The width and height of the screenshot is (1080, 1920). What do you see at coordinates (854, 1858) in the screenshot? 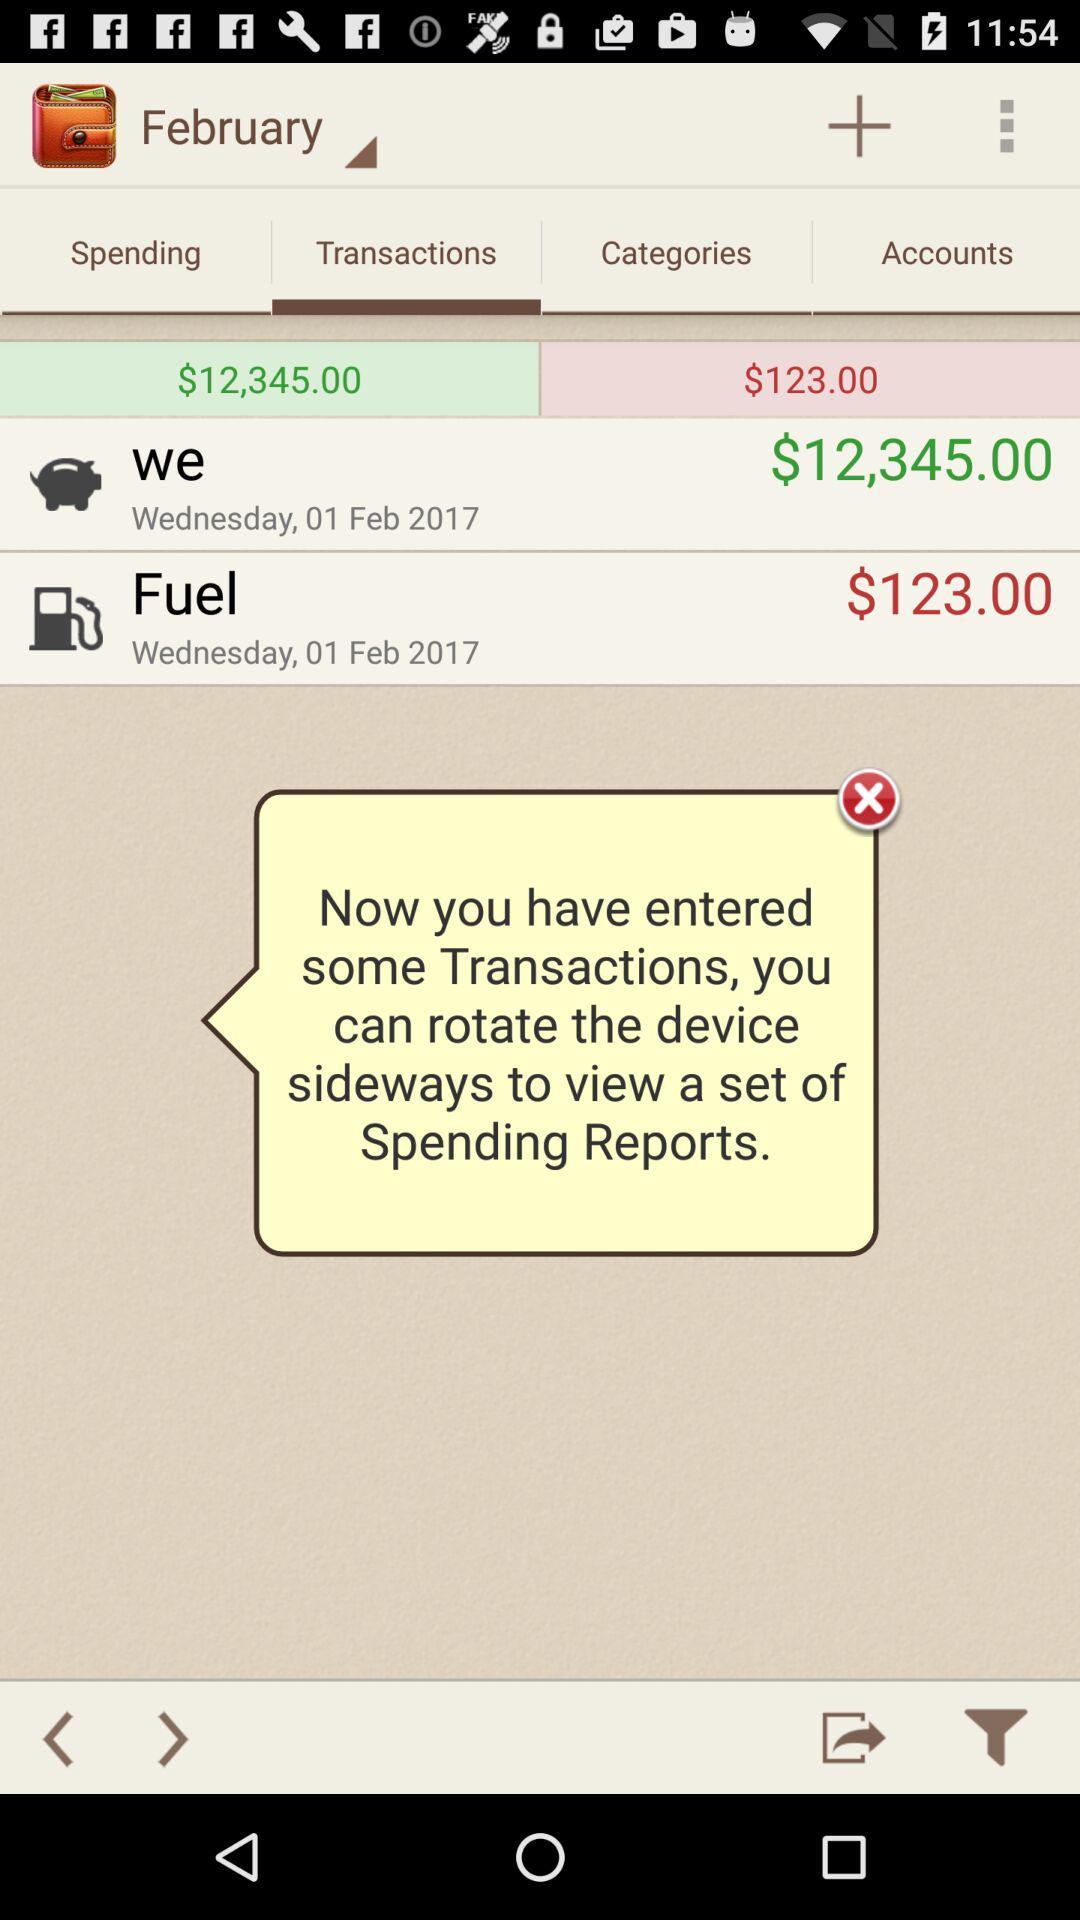
I see `the launch icon` at bounding box center [854, 1858].